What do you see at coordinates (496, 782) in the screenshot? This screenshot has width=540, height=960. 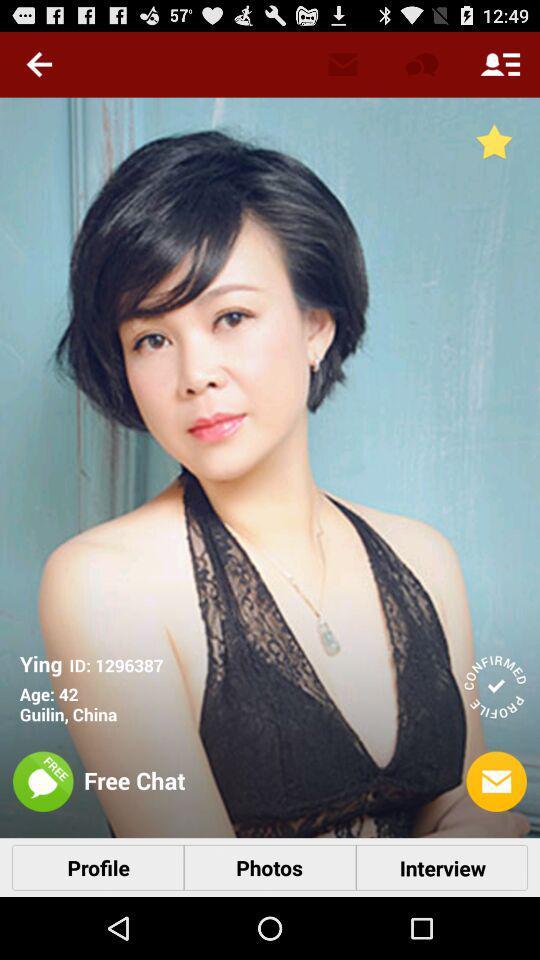 I see `the letter icon in the bottom right corner` at bounding box center [496, 782].